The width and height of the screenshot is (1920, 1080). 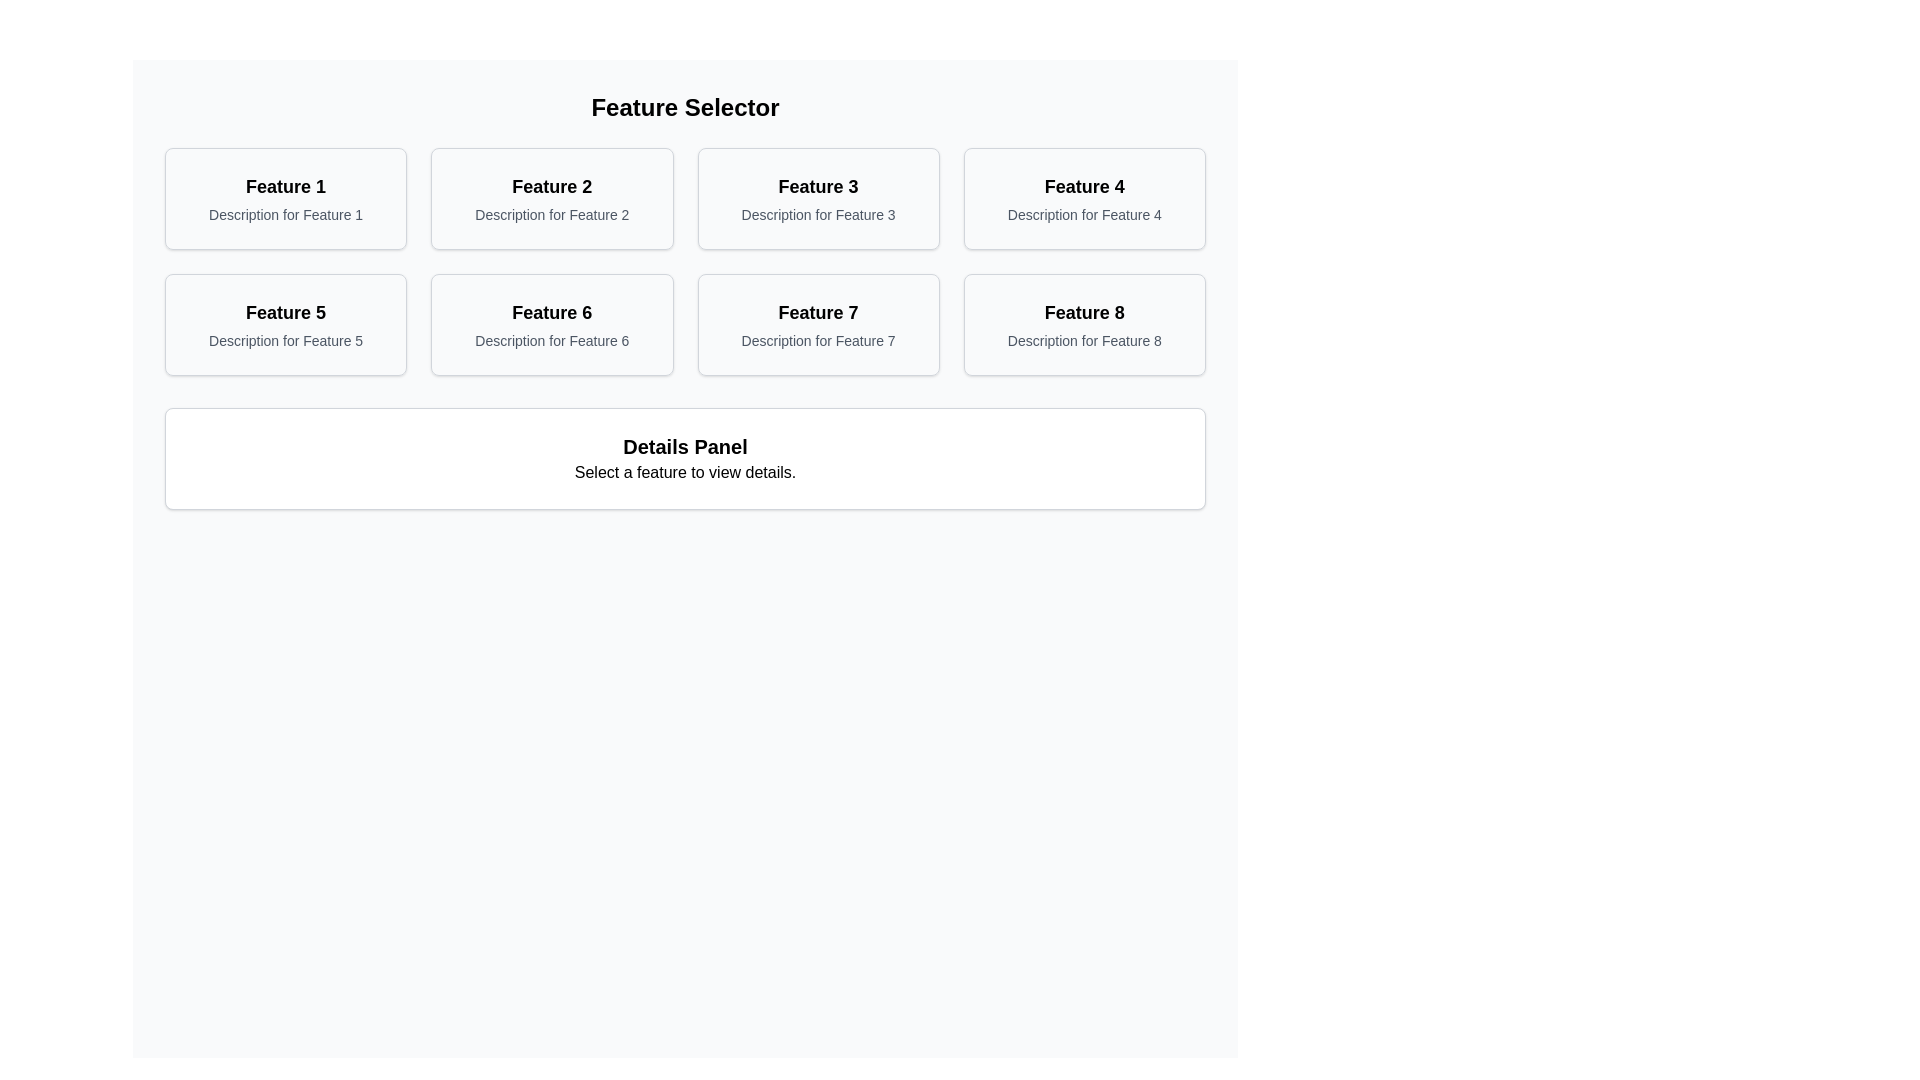 I want to click on the text header element labeled 'Feature Selector', which is prominently displayed at the top of the interface in a large, bold font, so click(x=685, y=108).